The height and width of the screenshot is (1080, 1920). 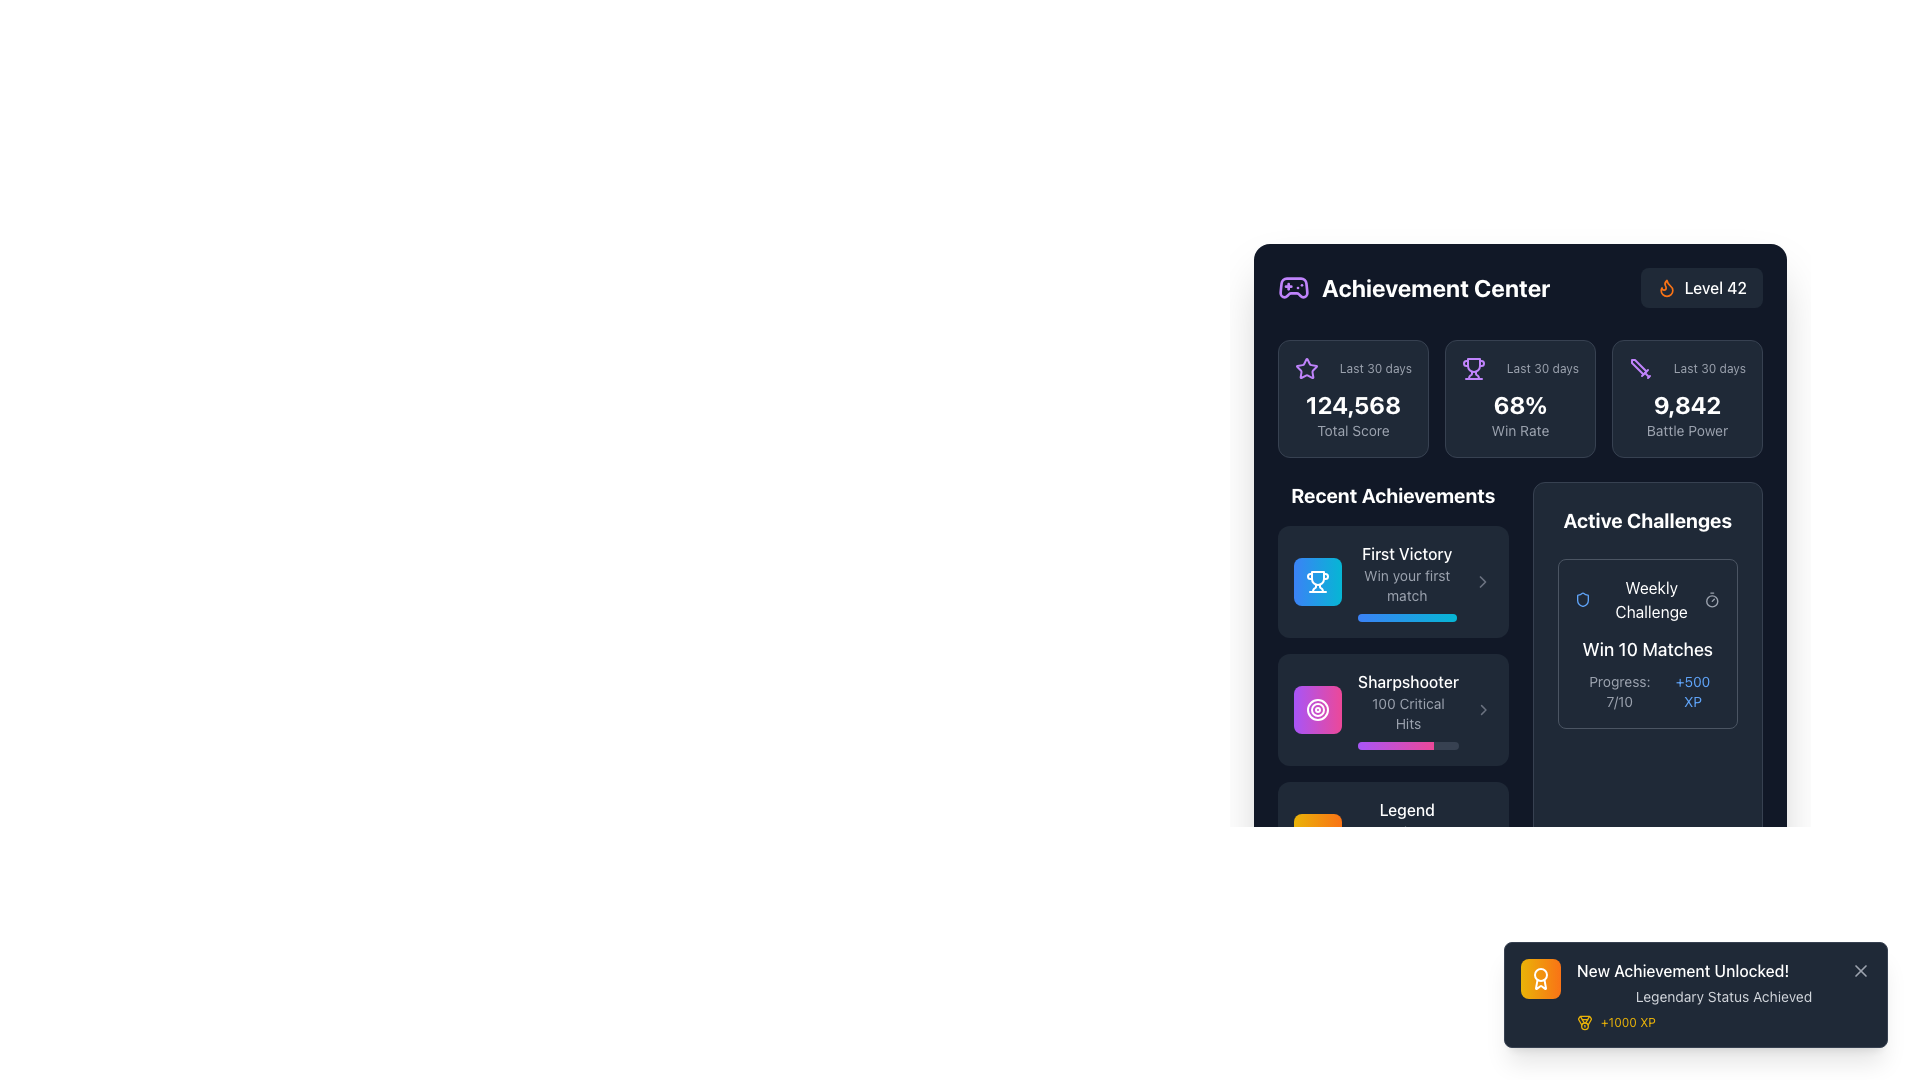 What do you see at coordinates (1392, 582) in the screenshot?
I see `the first achievement card in the 'Recent Achievements' section, which features a trophy icon and the text 'First Victory' and 'Win your first match'` at bounding box center [1392, 582].